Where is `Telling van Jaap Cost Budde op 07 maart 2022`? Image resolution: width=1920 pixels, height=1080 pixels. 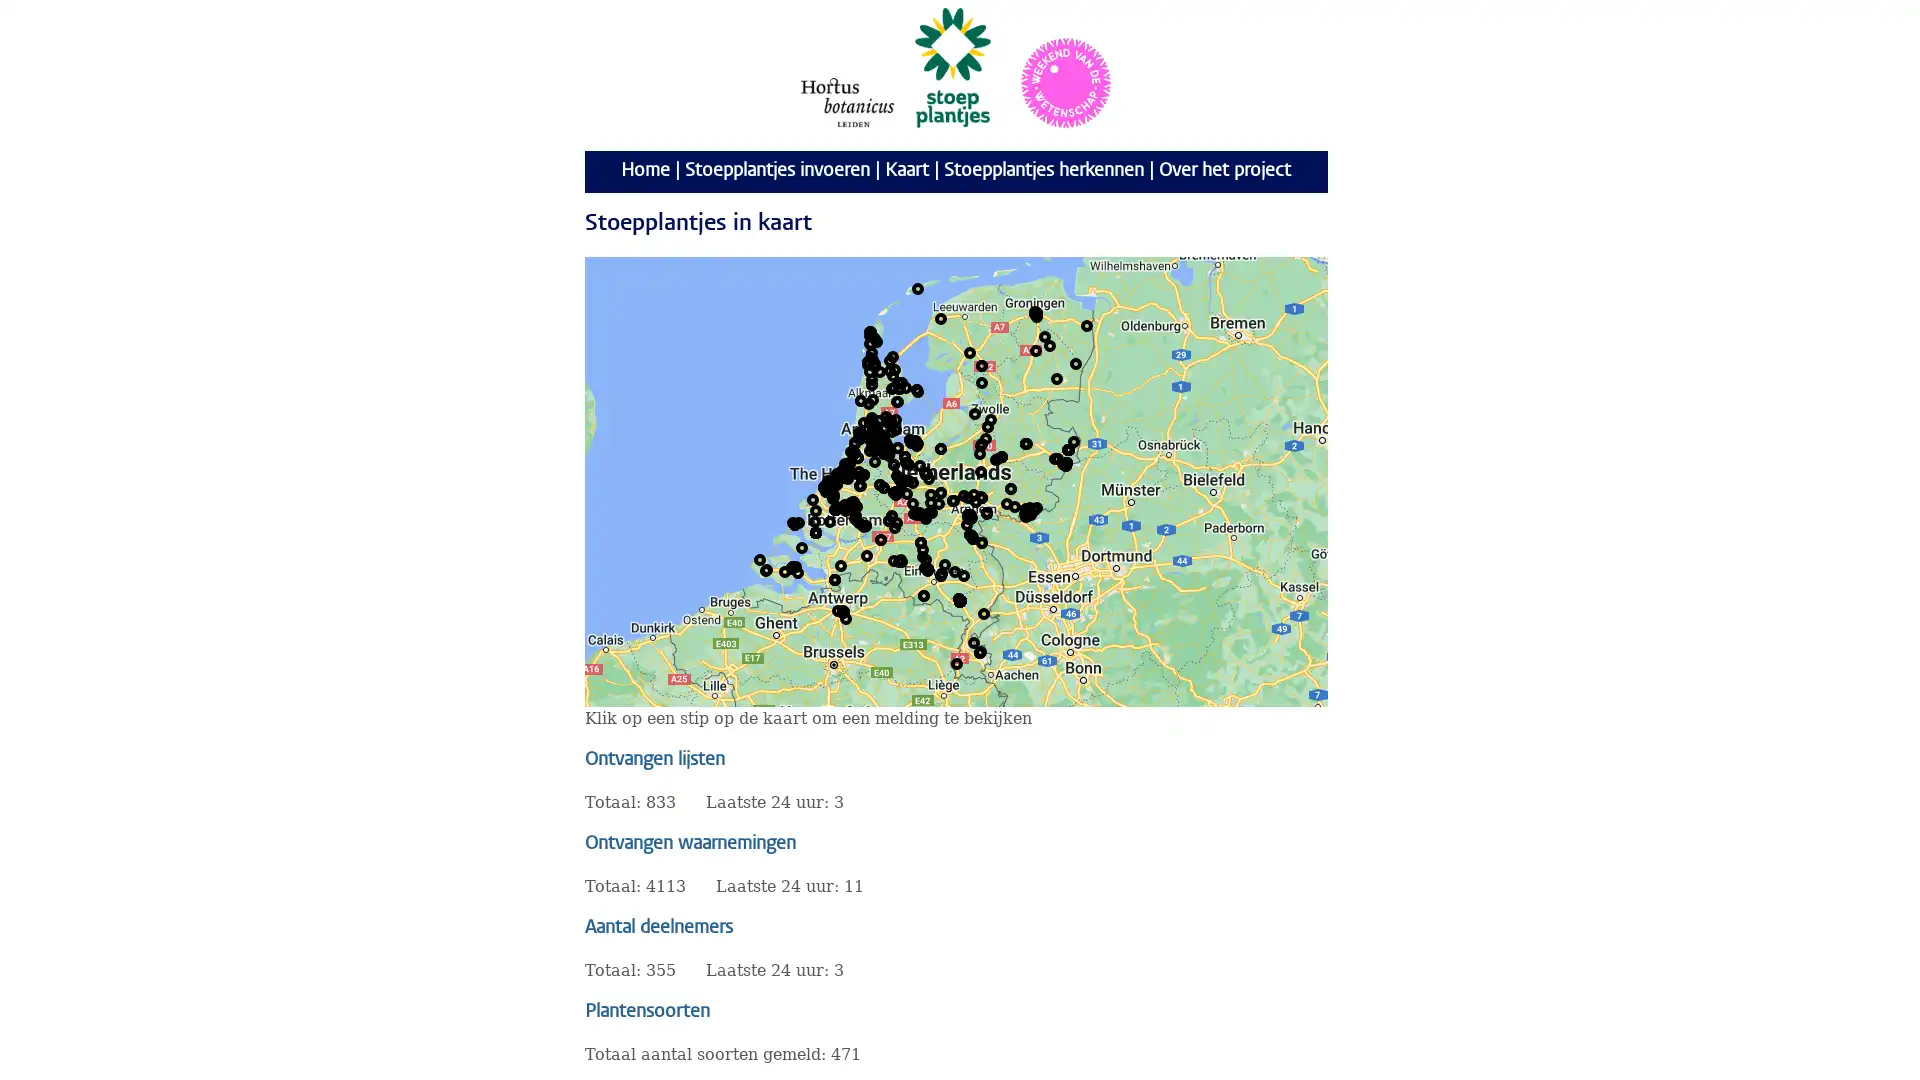 Telling van Jaap Cost Budde op 07 maart 2022 is located at coordinates (904, 455).